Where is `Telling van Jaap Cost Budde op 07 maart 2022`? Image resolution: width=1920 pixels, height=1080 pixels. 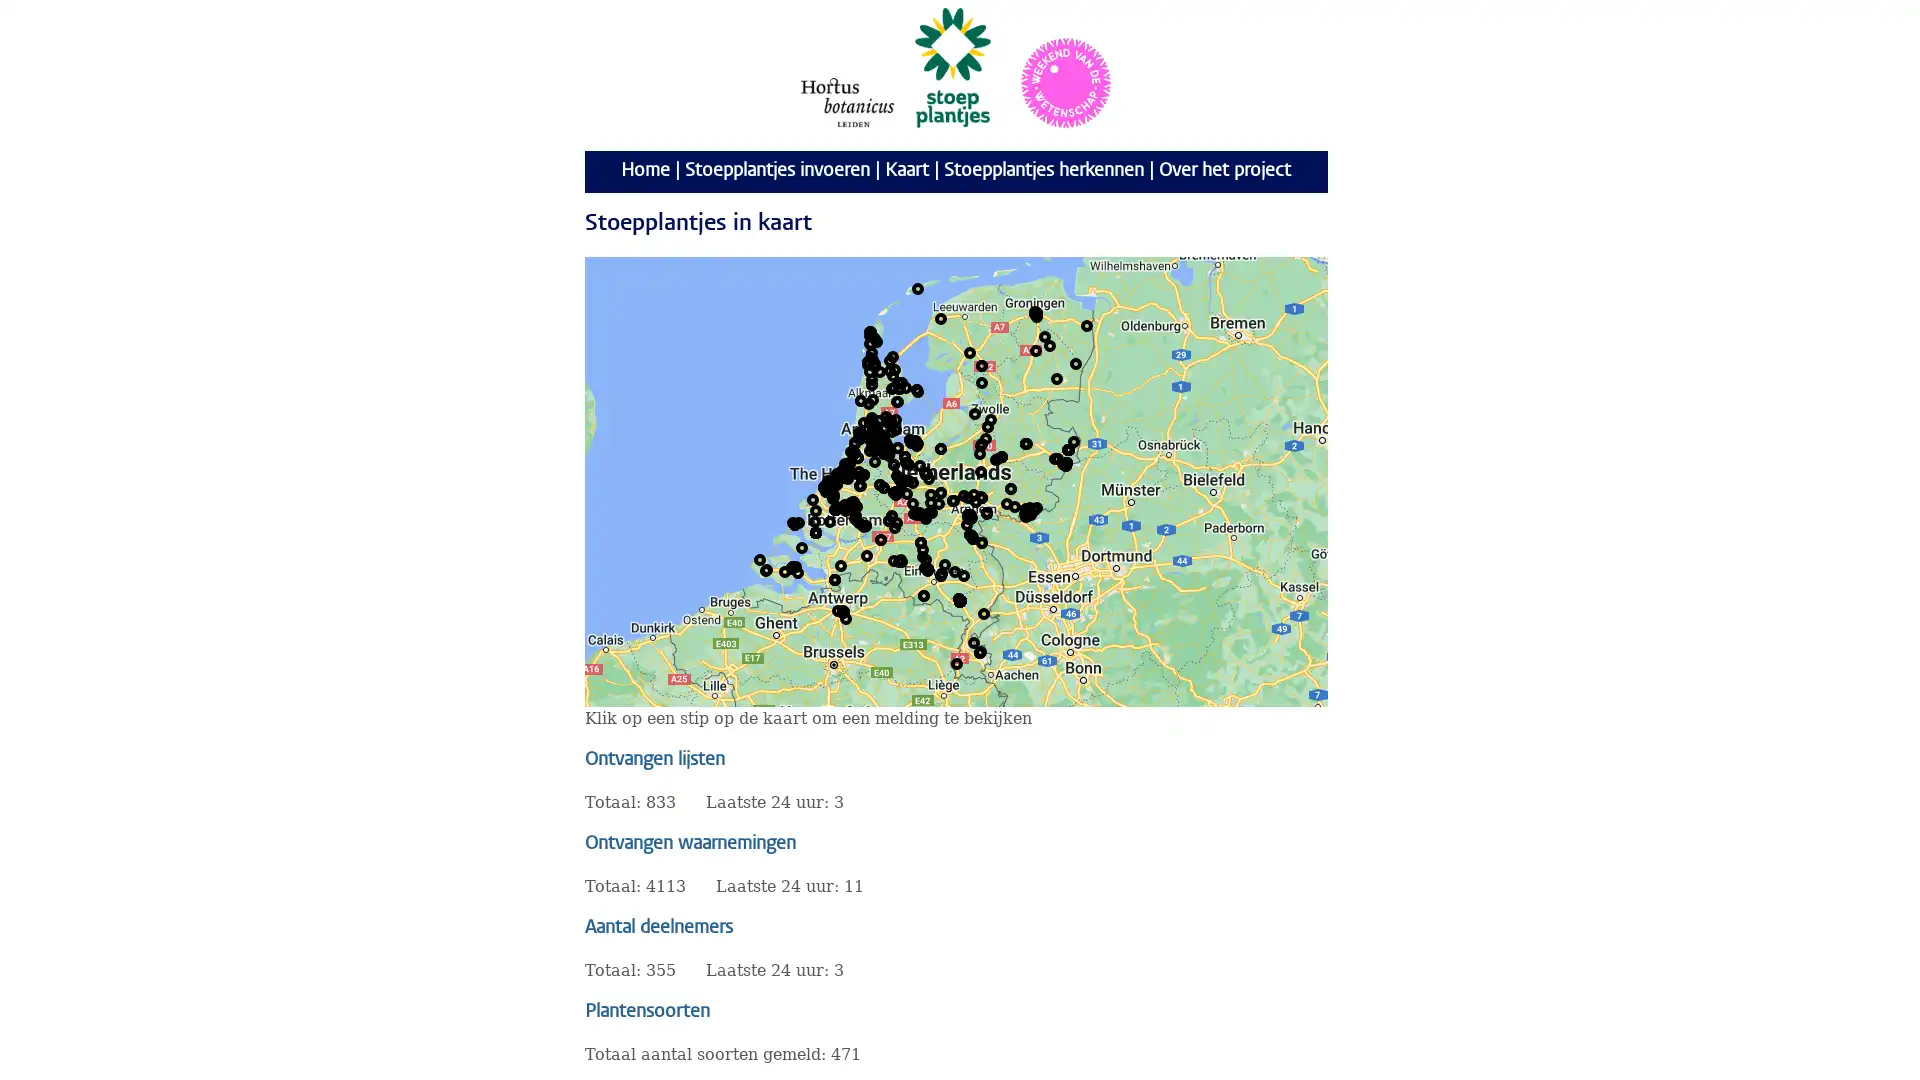 Telling van Jaap Cost Budde op 07 maart 2022 is located at coordinates (904, 455).